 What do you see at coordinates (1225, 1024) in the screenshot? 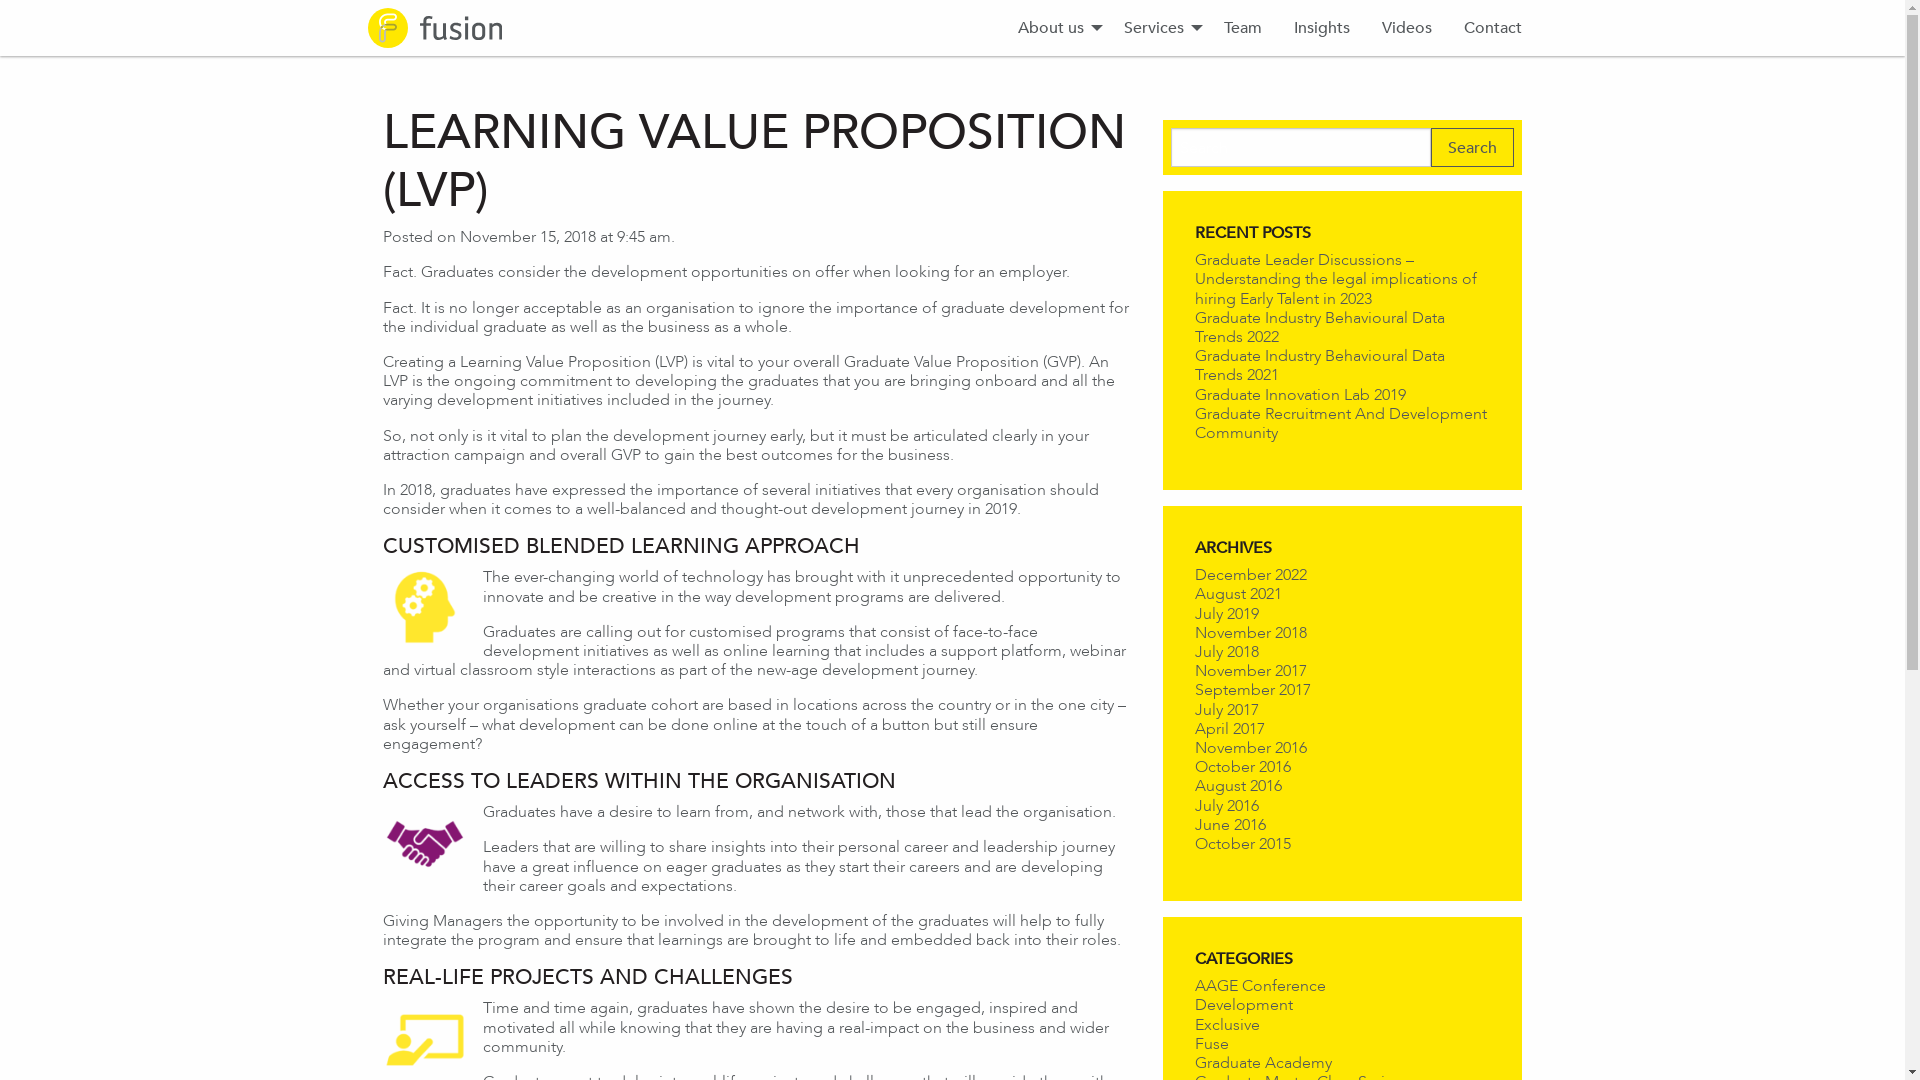
I see `'Exclusive'` at bounding box center [1225, 1024].